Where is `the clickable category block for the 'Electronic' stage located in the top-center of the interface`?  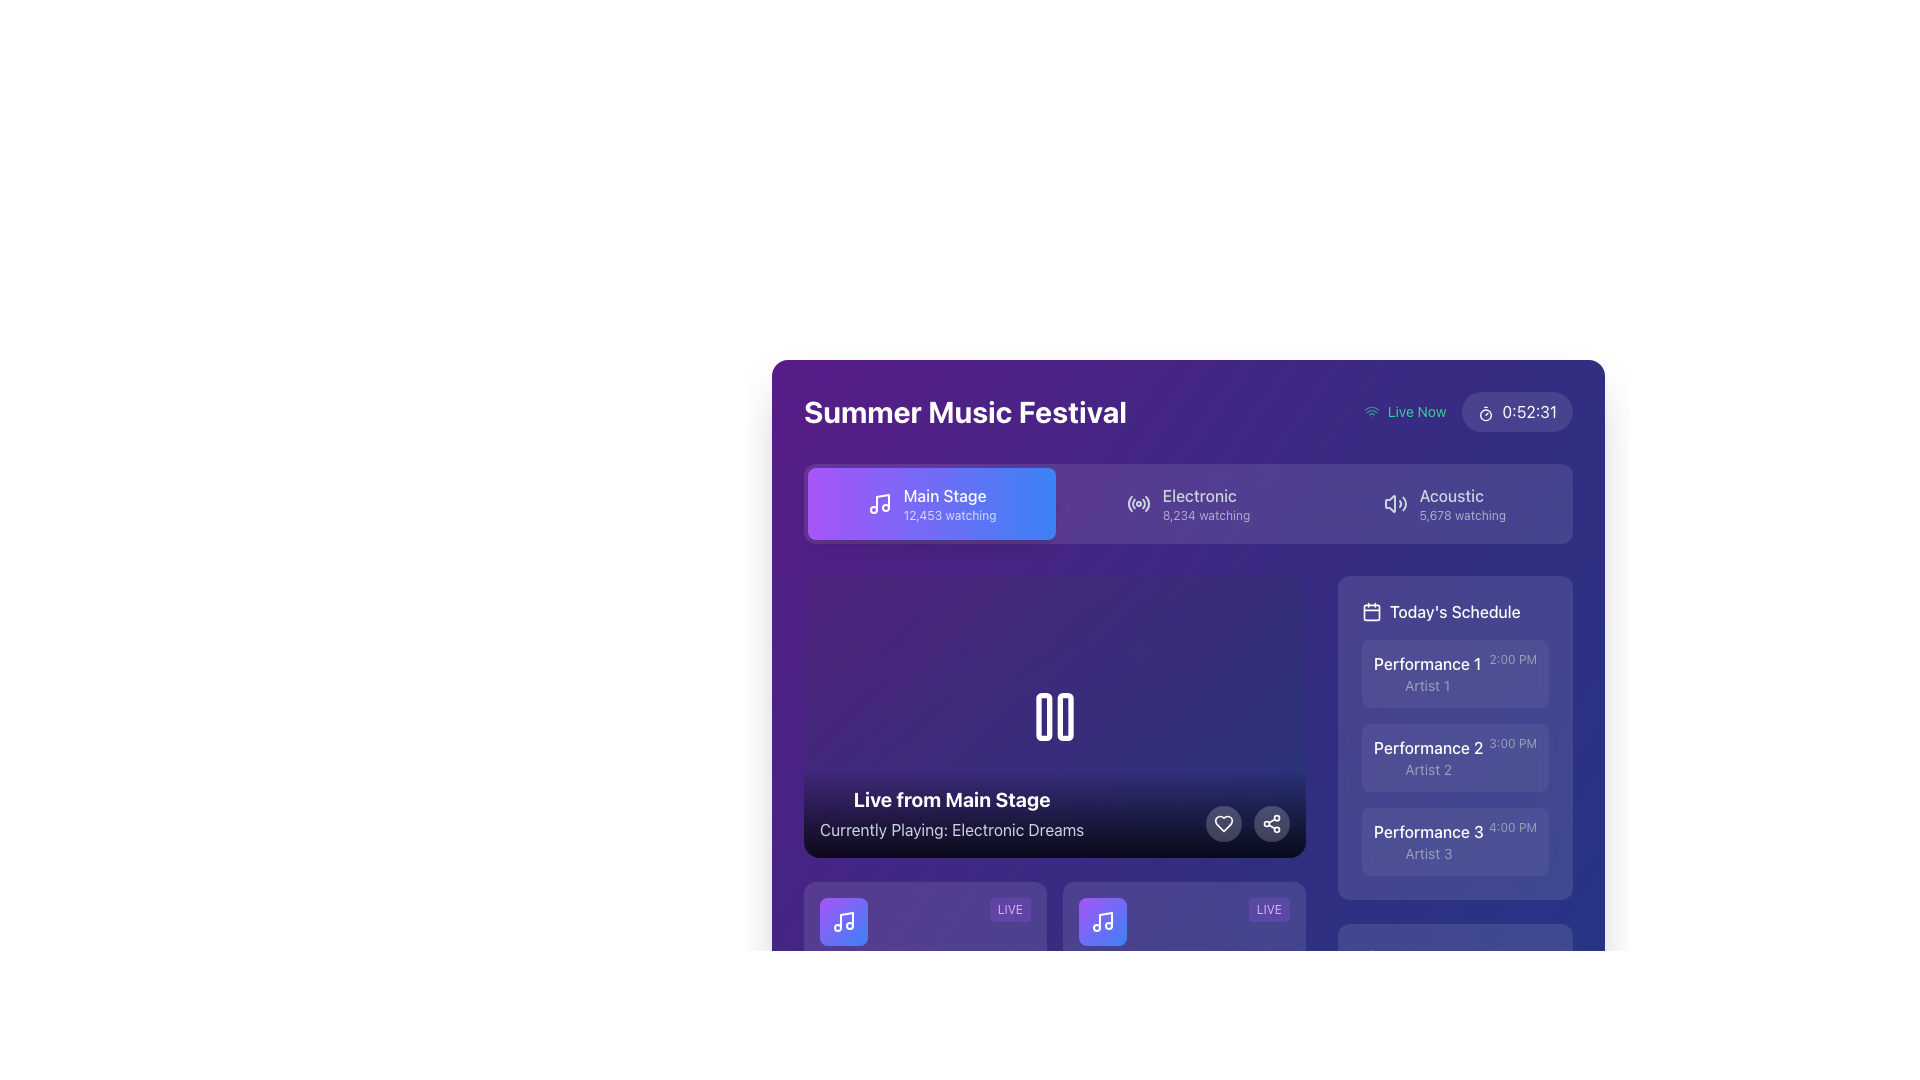
the clickable category block for the 'Electronic' stage located in the top-center of the interface is located at coordinates (1205, 503).